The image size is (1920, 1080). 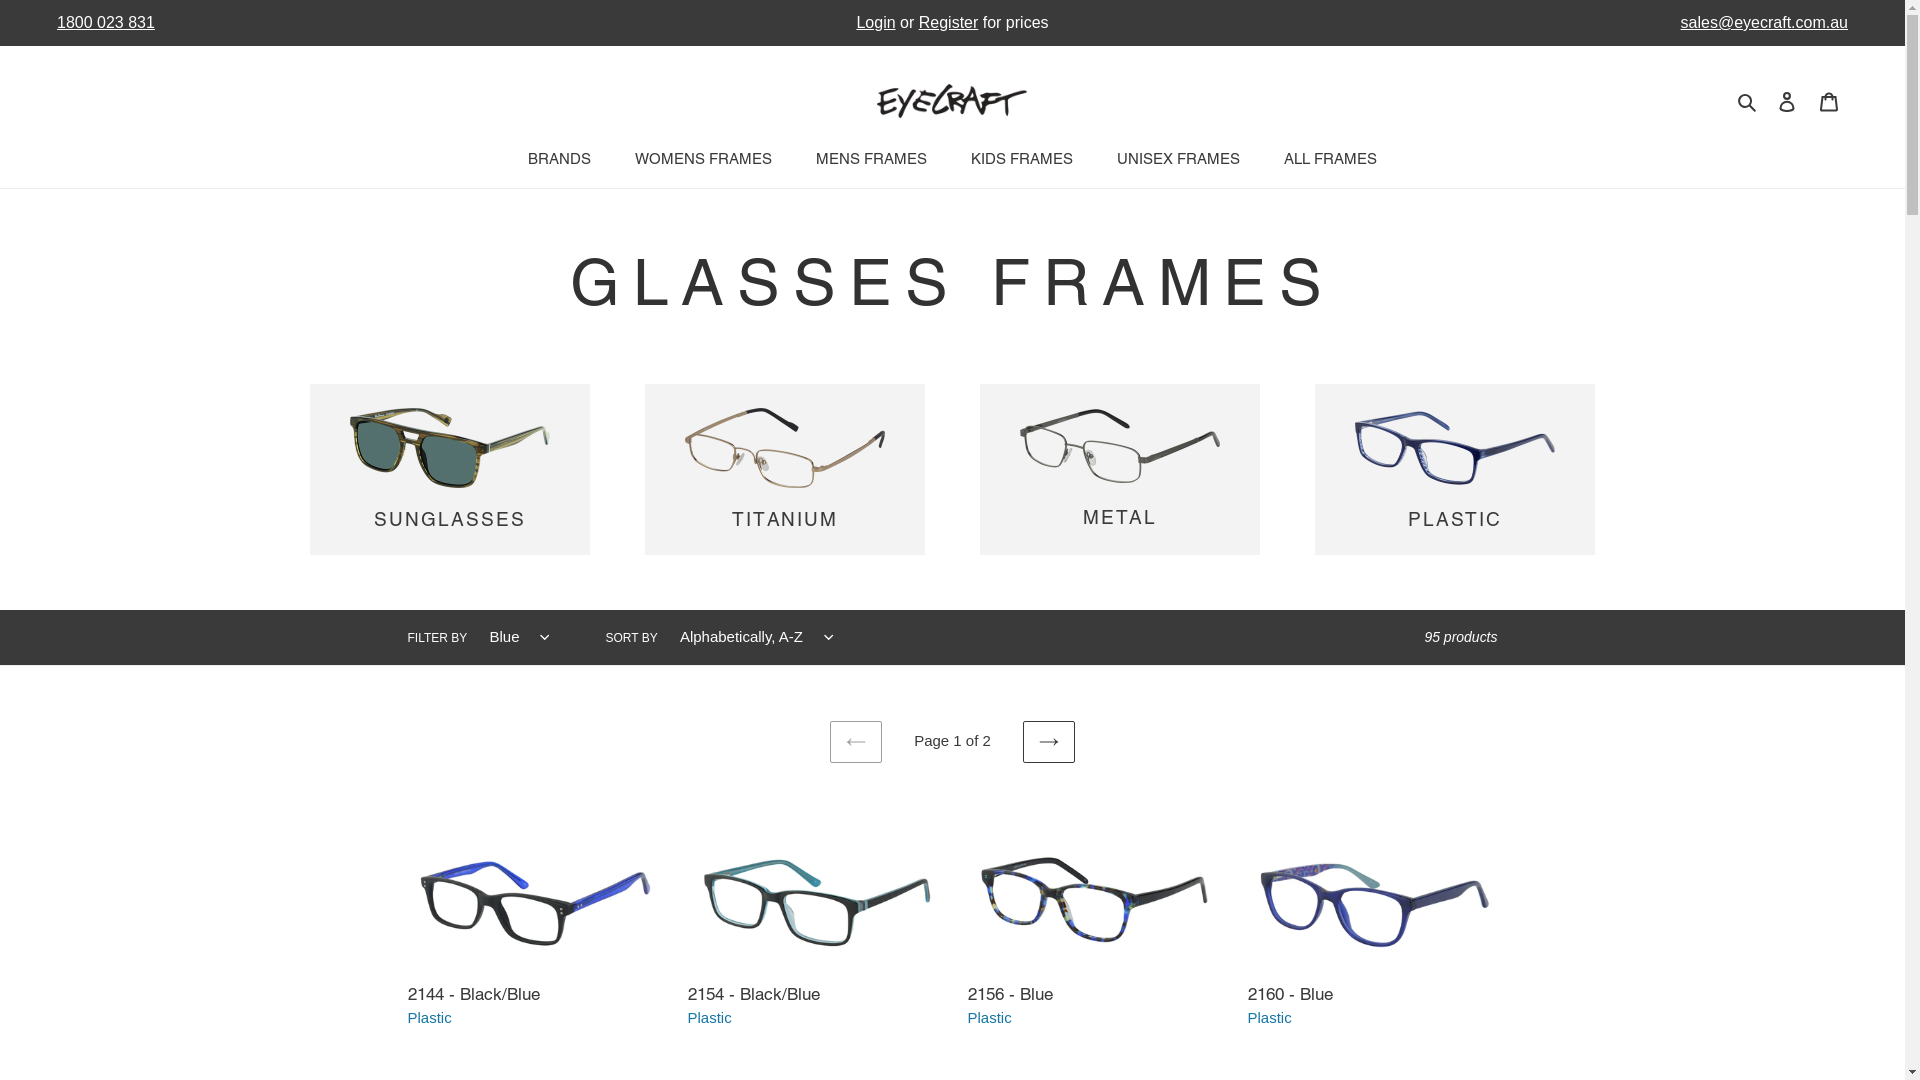 I want to click on 'Login', so click(x=875, y=22).